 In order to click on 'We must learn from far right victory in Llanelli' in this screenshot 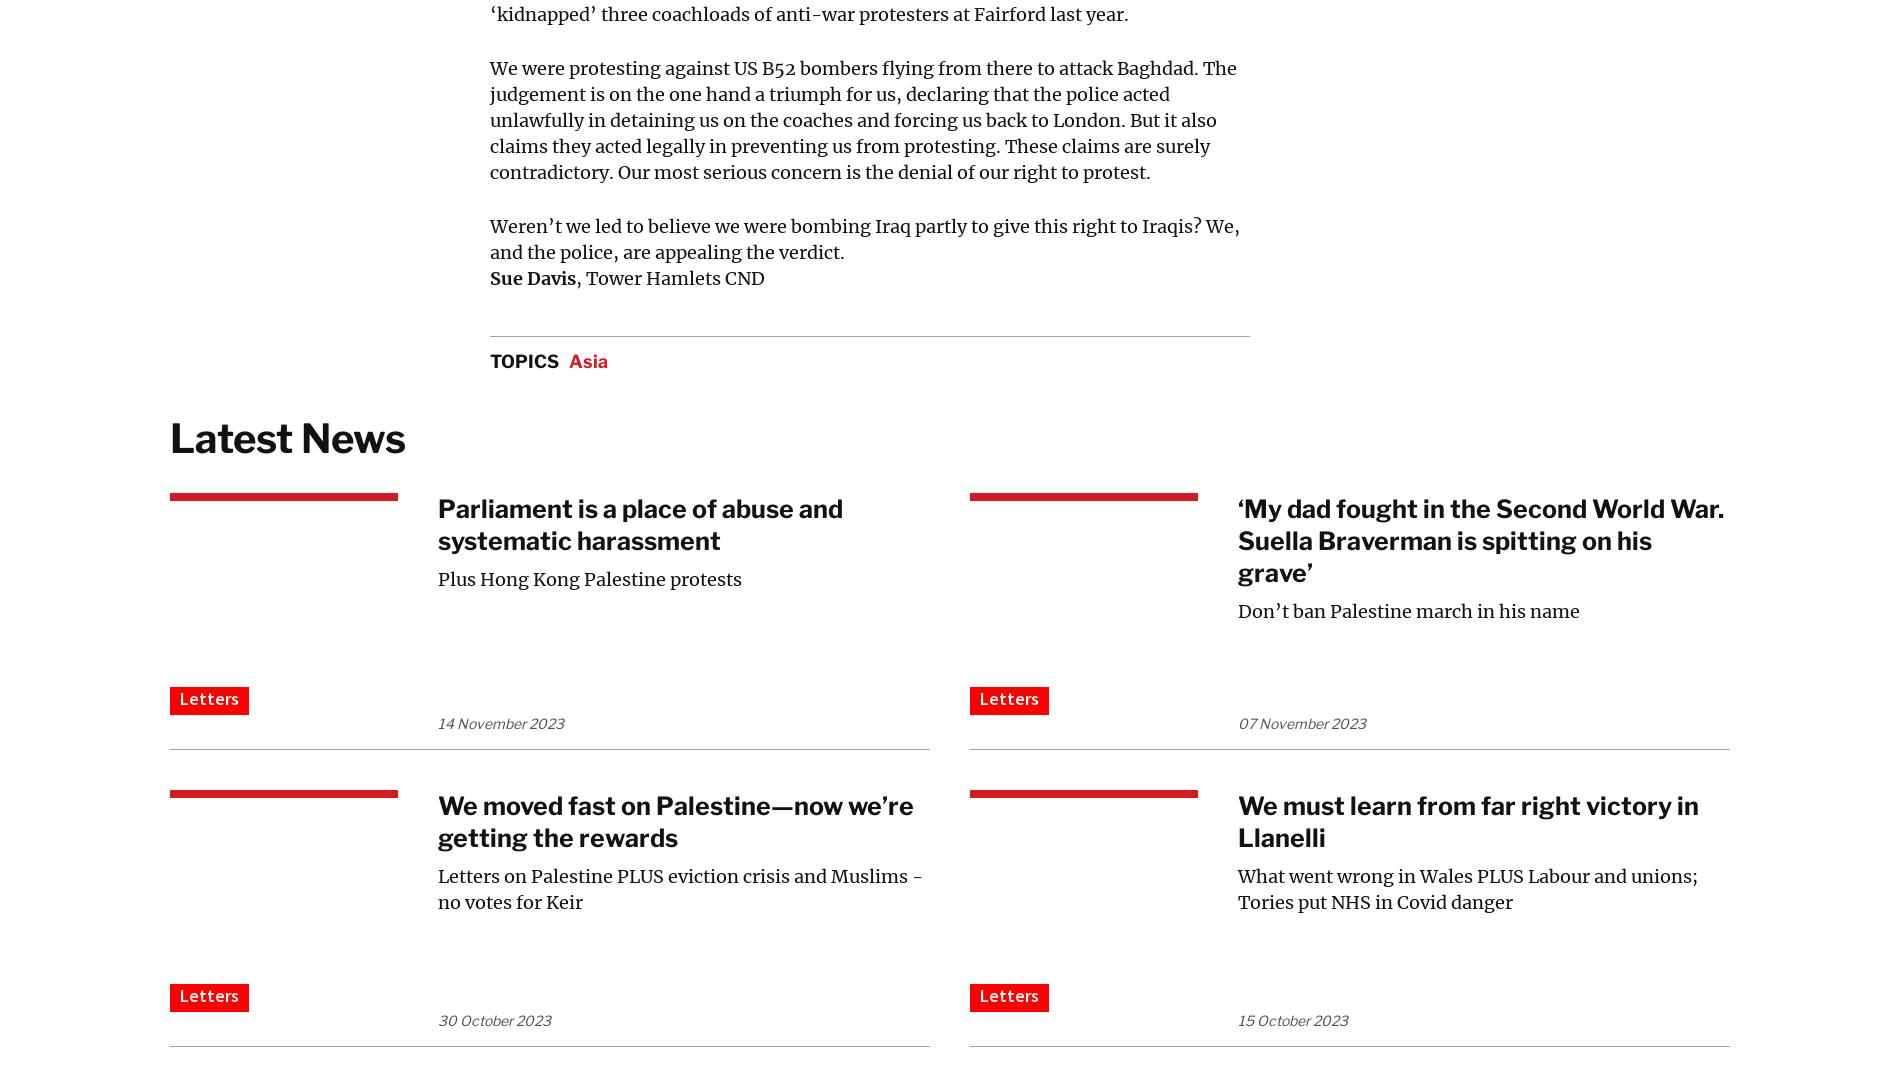, I will do `click(1468, 822)`.